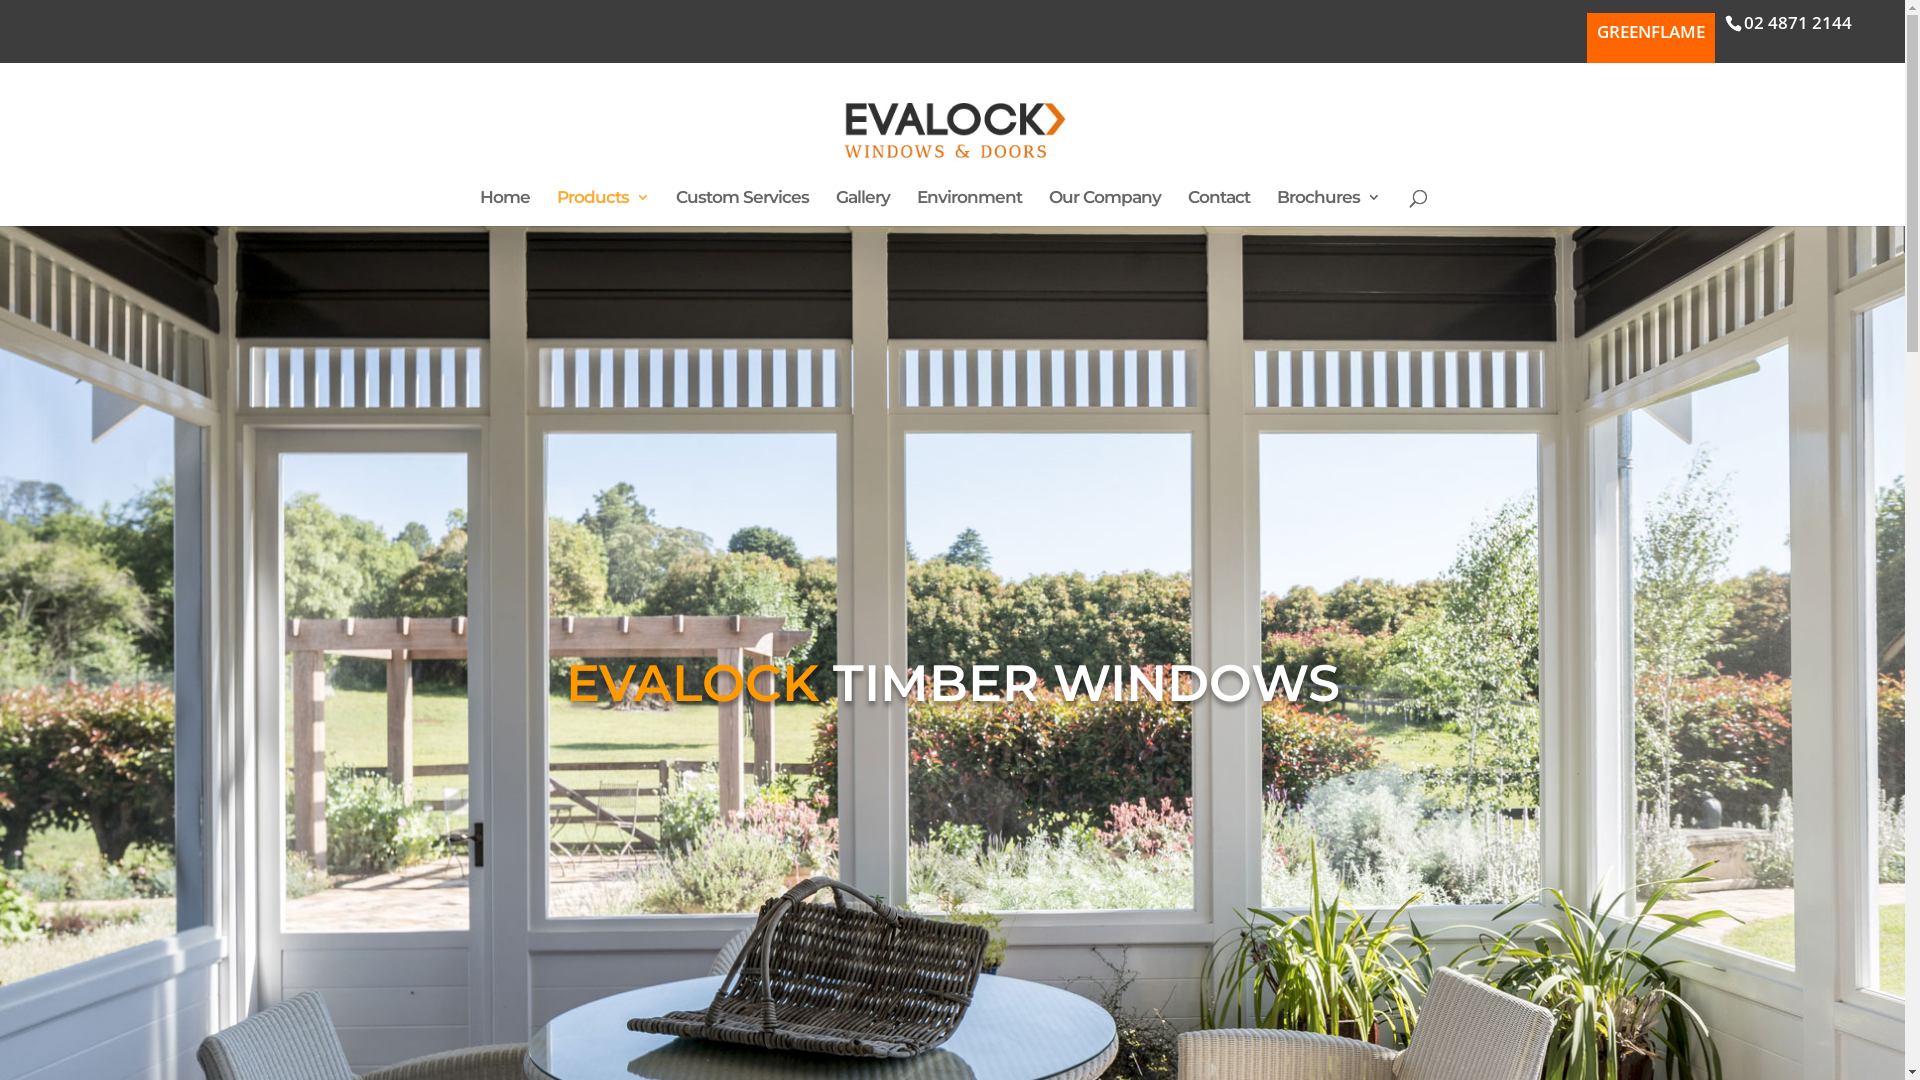 Image resolution: width=1920 pixels, height=1080 pixels. Describe the element at coordinates (602, 208) in the screenshot. I see `'Products'` at that location.